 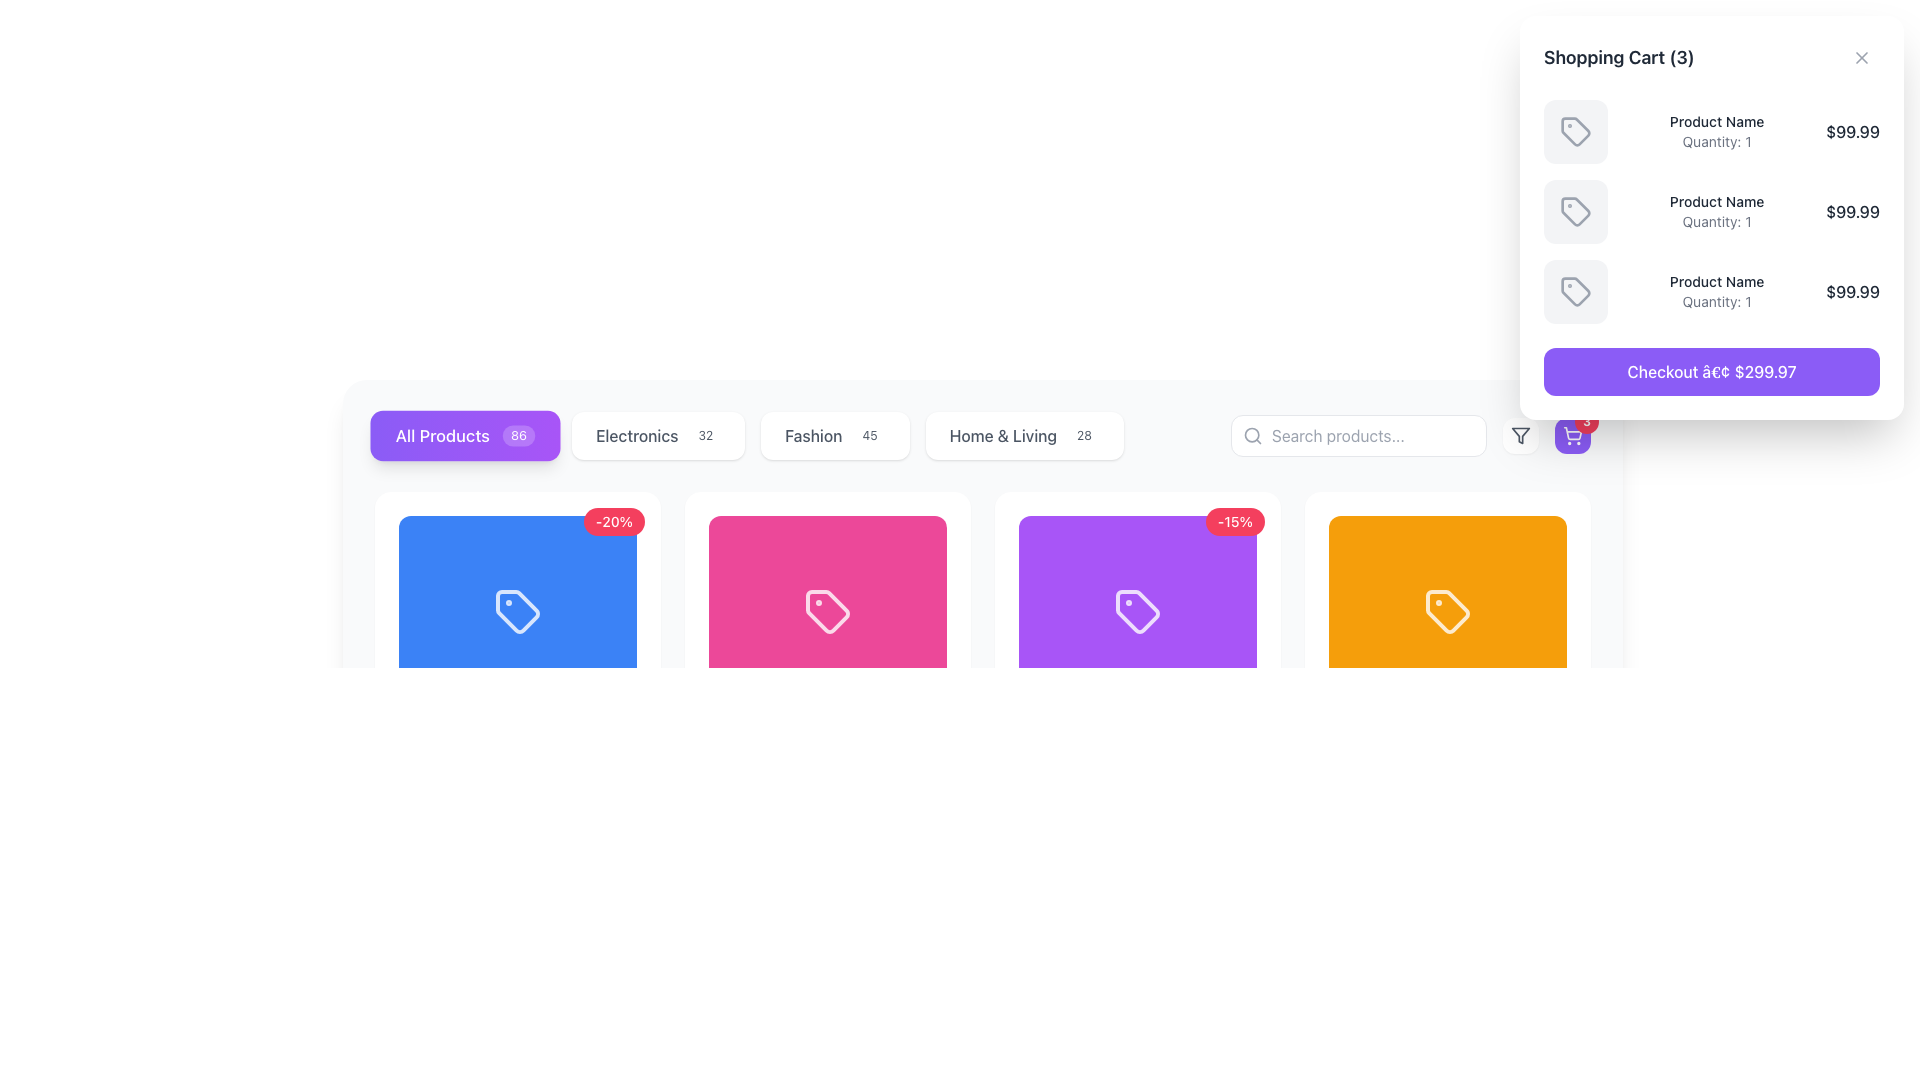 What do you see at coordinates (828, 674) in the screenshot?
I see `the Designer Watch Product Card, which is the second item from the left in a 4-column grid layout` at bounding box center [828, 674].